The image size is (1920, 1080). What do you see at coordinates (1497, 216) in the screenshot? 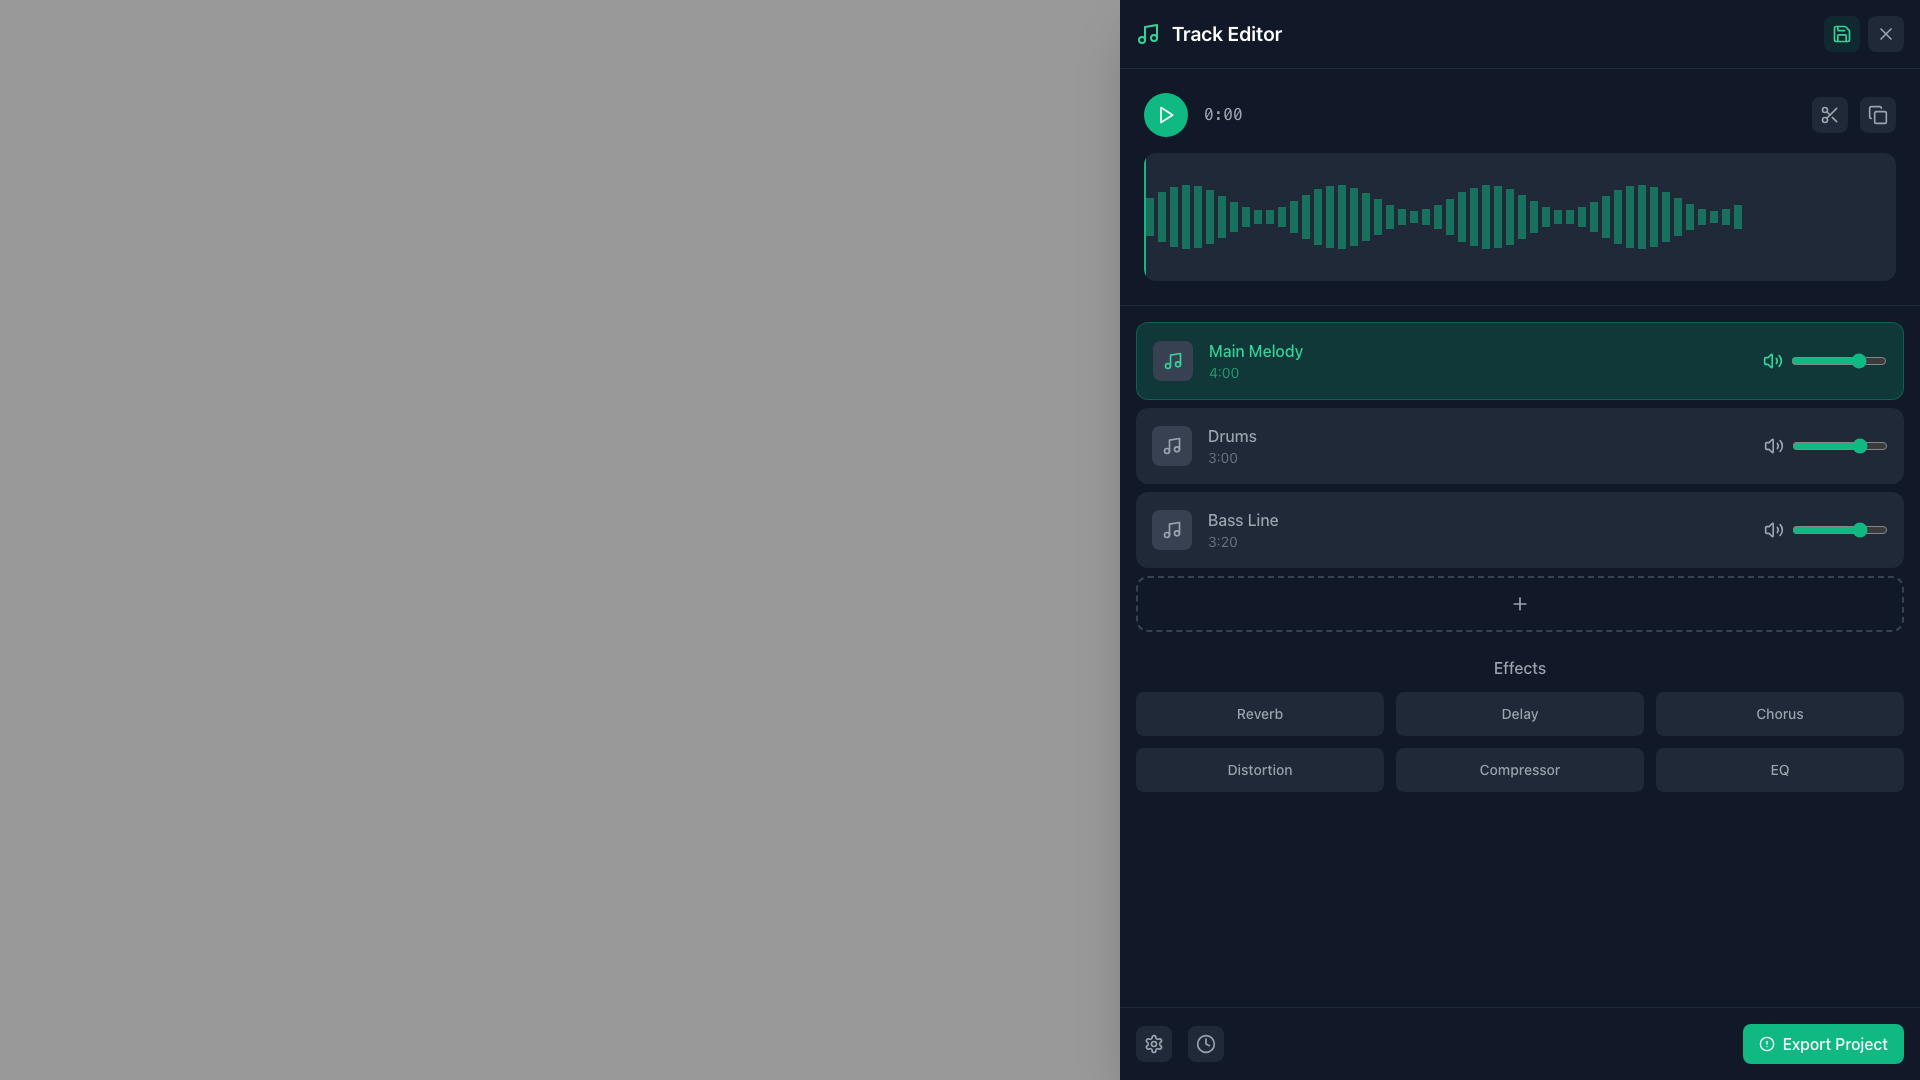
I see `the 30th vertical bar in the bar chart, which is styled with a greenish semi-transparent color and positioned on the right-hand side of the waveform display` at bounding box center [1497, 216].